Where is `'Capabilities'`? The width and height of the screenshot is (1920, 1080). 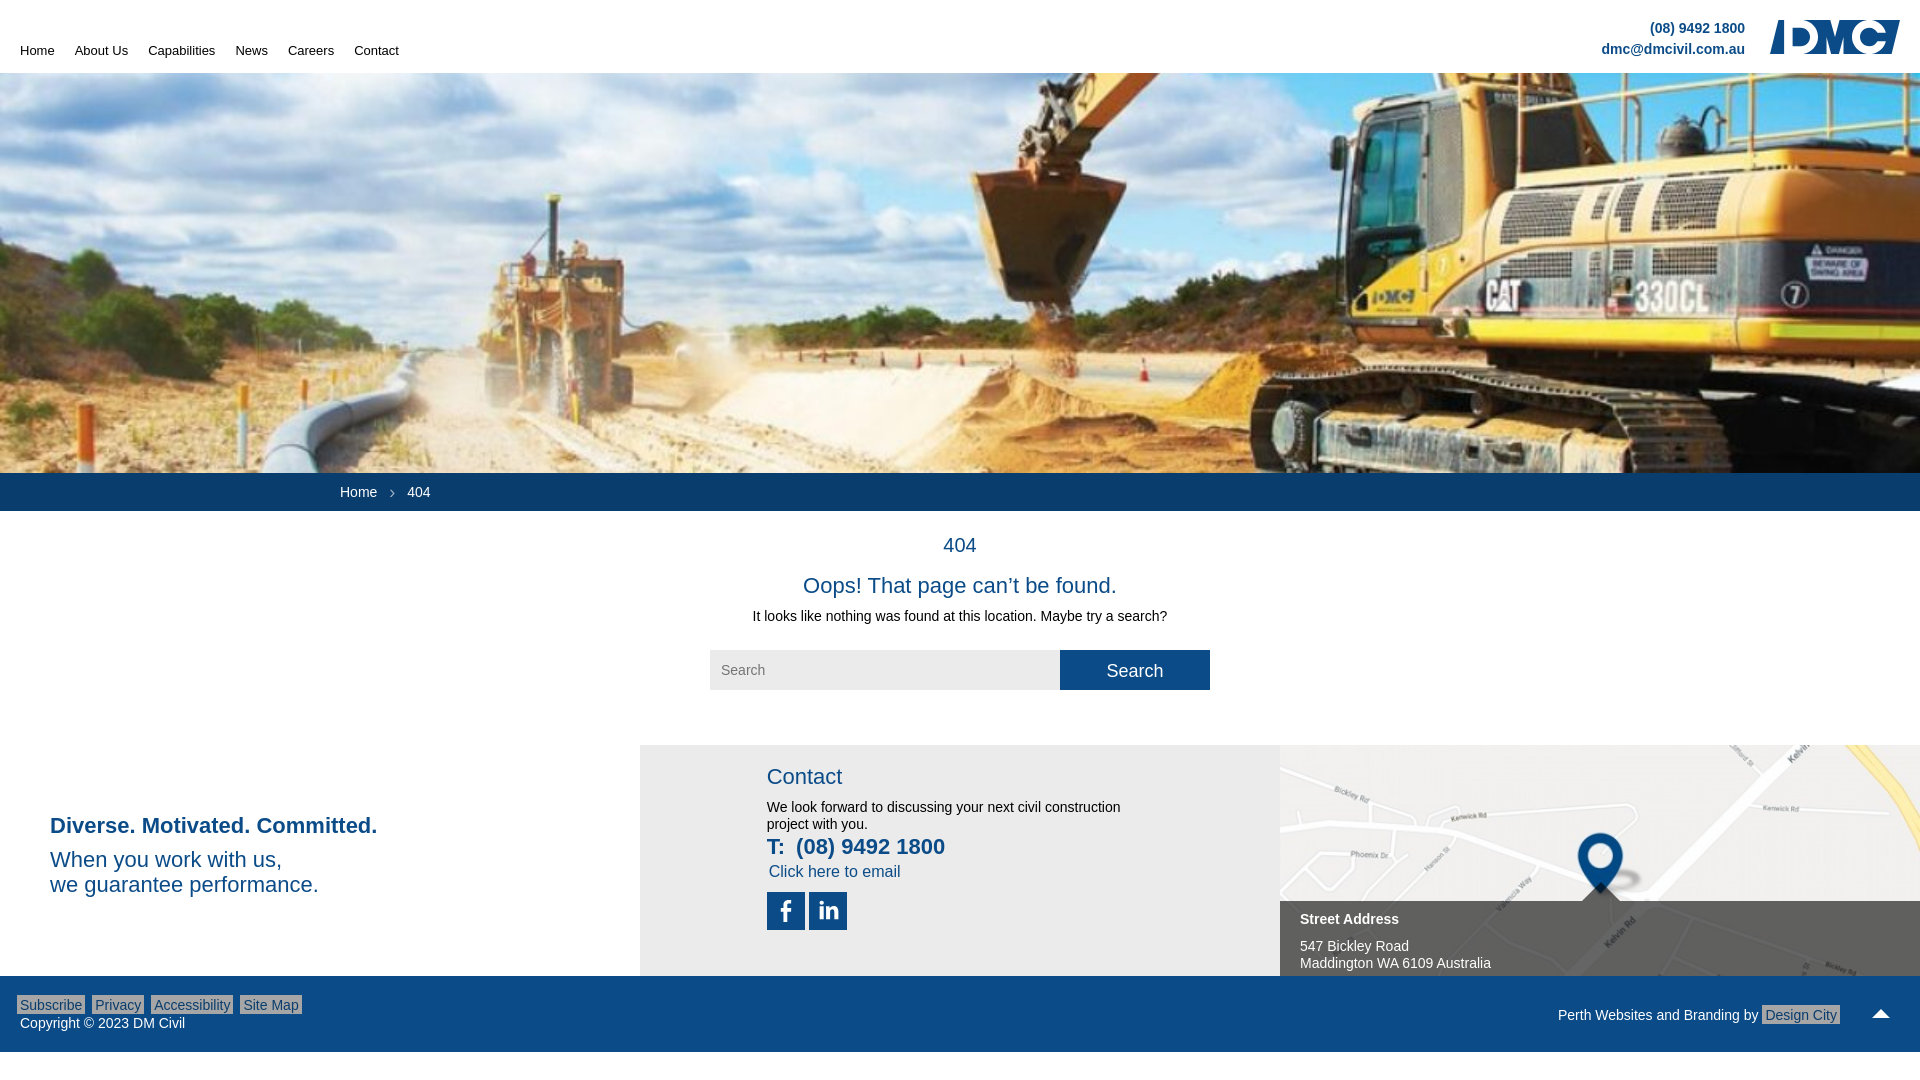
'Capabilities' is located at coordinates (181, 49).